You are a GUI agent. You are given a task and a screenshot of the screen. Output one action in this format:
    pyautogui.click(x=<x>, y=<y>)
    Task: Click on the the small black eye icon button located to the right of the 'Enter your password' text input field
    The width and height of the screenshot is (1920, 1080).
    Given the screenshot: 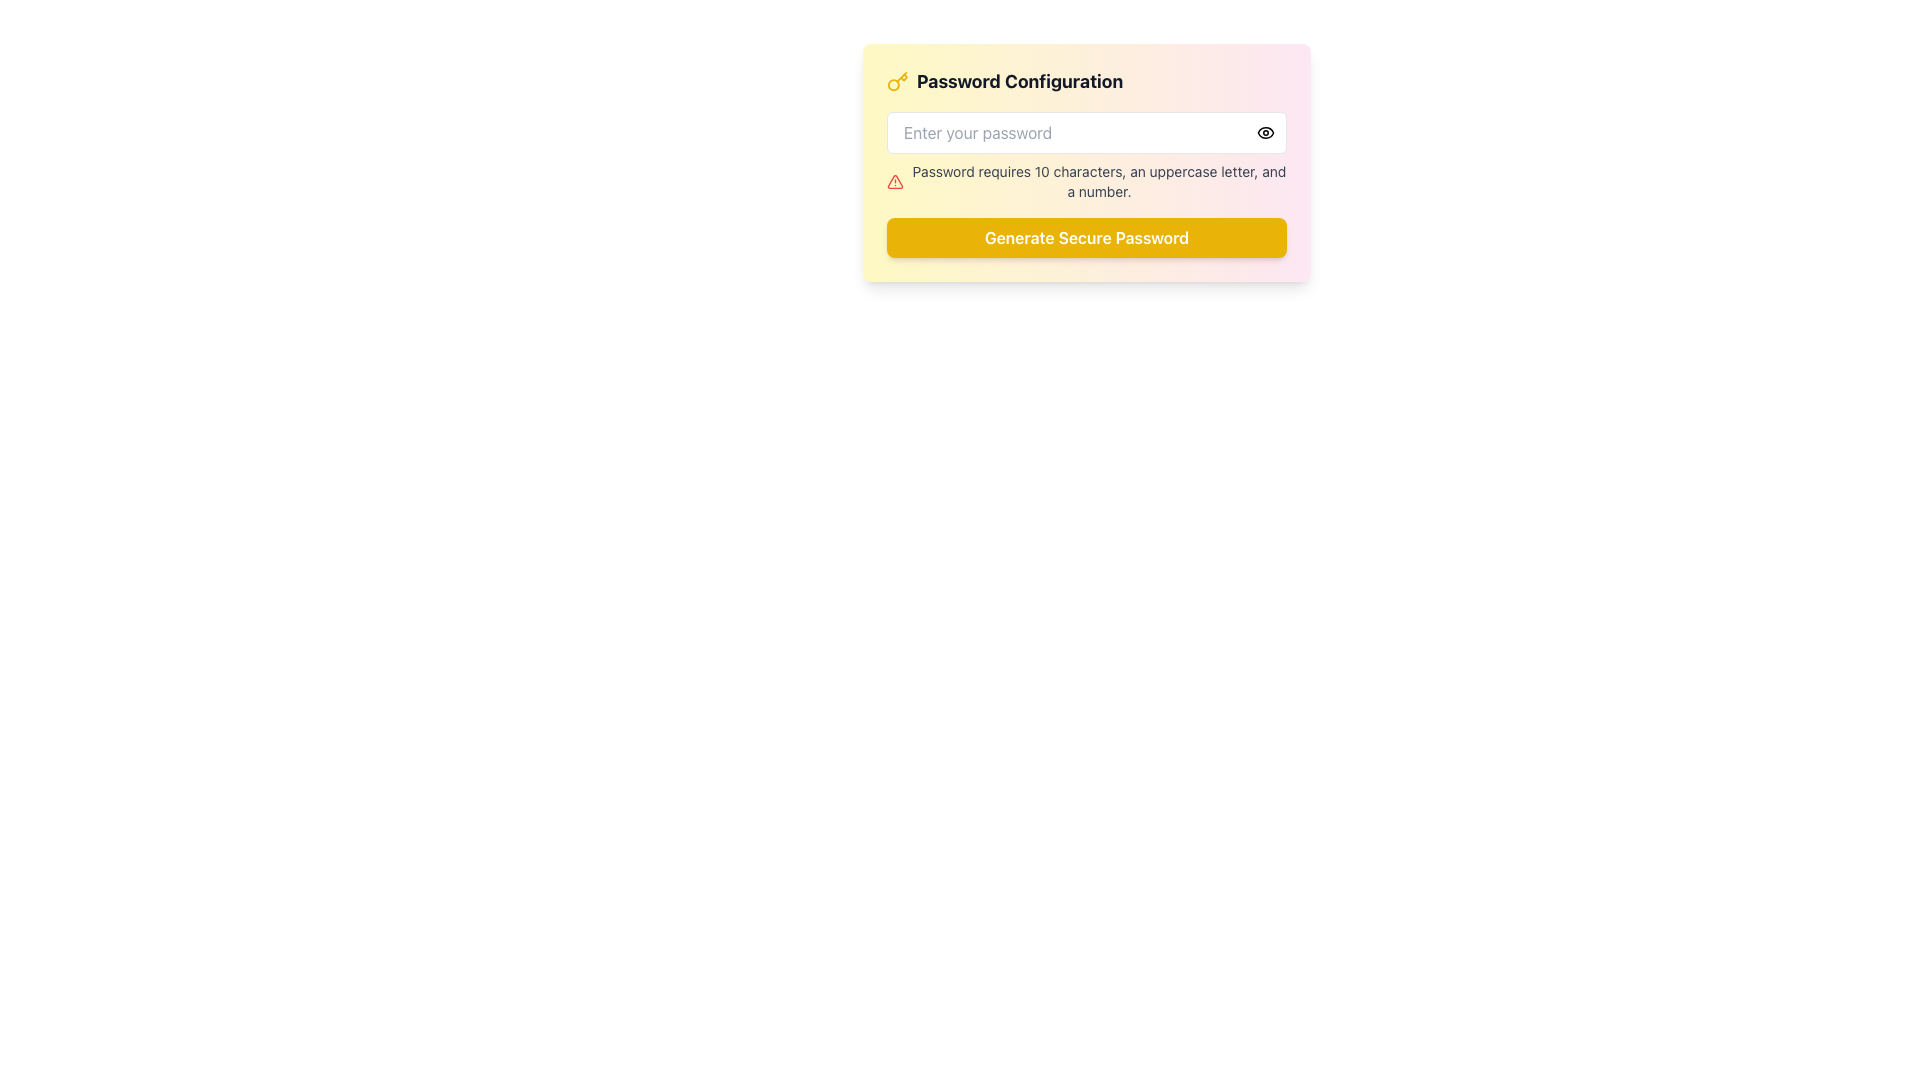 What is the action you would take?
    pyautogui.click(x=1265, y=132)
    